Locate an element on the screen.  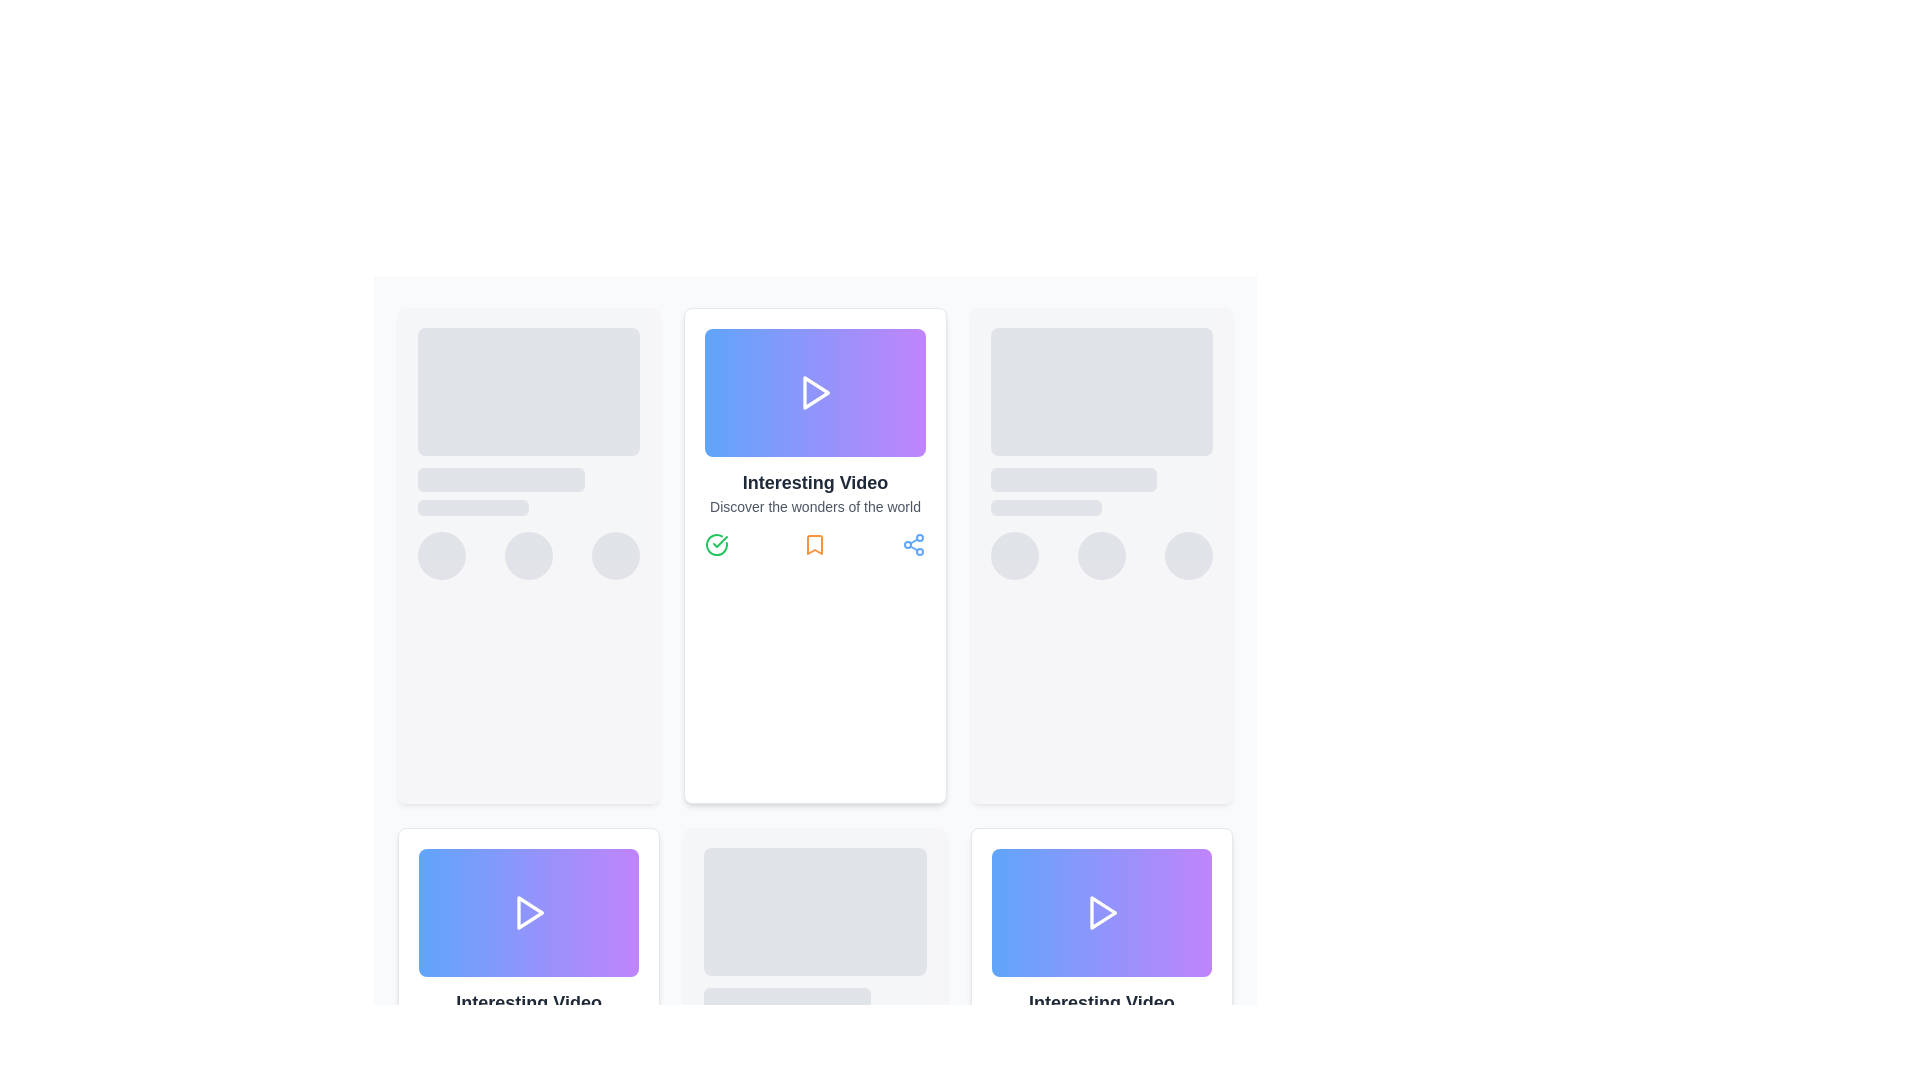
the clickable media preview with a play button located within the 'Interesting Video' card is located at coordinates (815, 393).